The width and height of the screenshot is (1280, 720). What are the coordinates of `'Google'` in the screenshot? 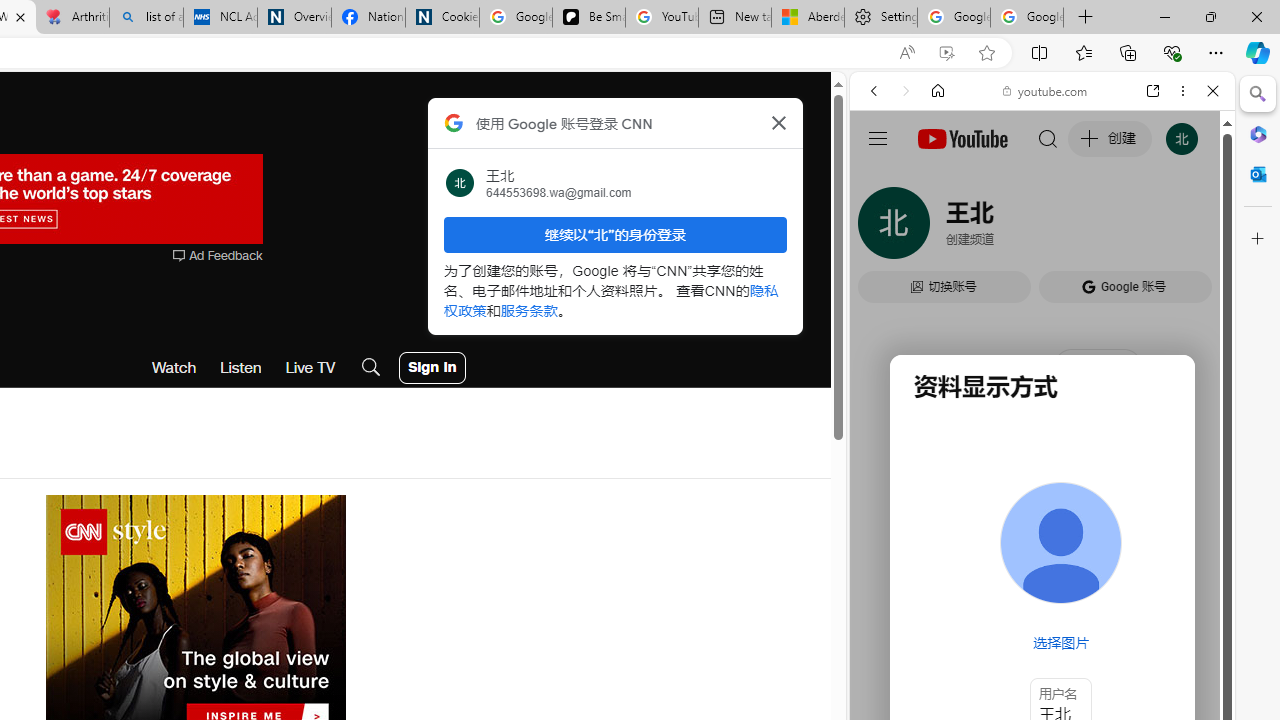 It's located at (1041, 495).